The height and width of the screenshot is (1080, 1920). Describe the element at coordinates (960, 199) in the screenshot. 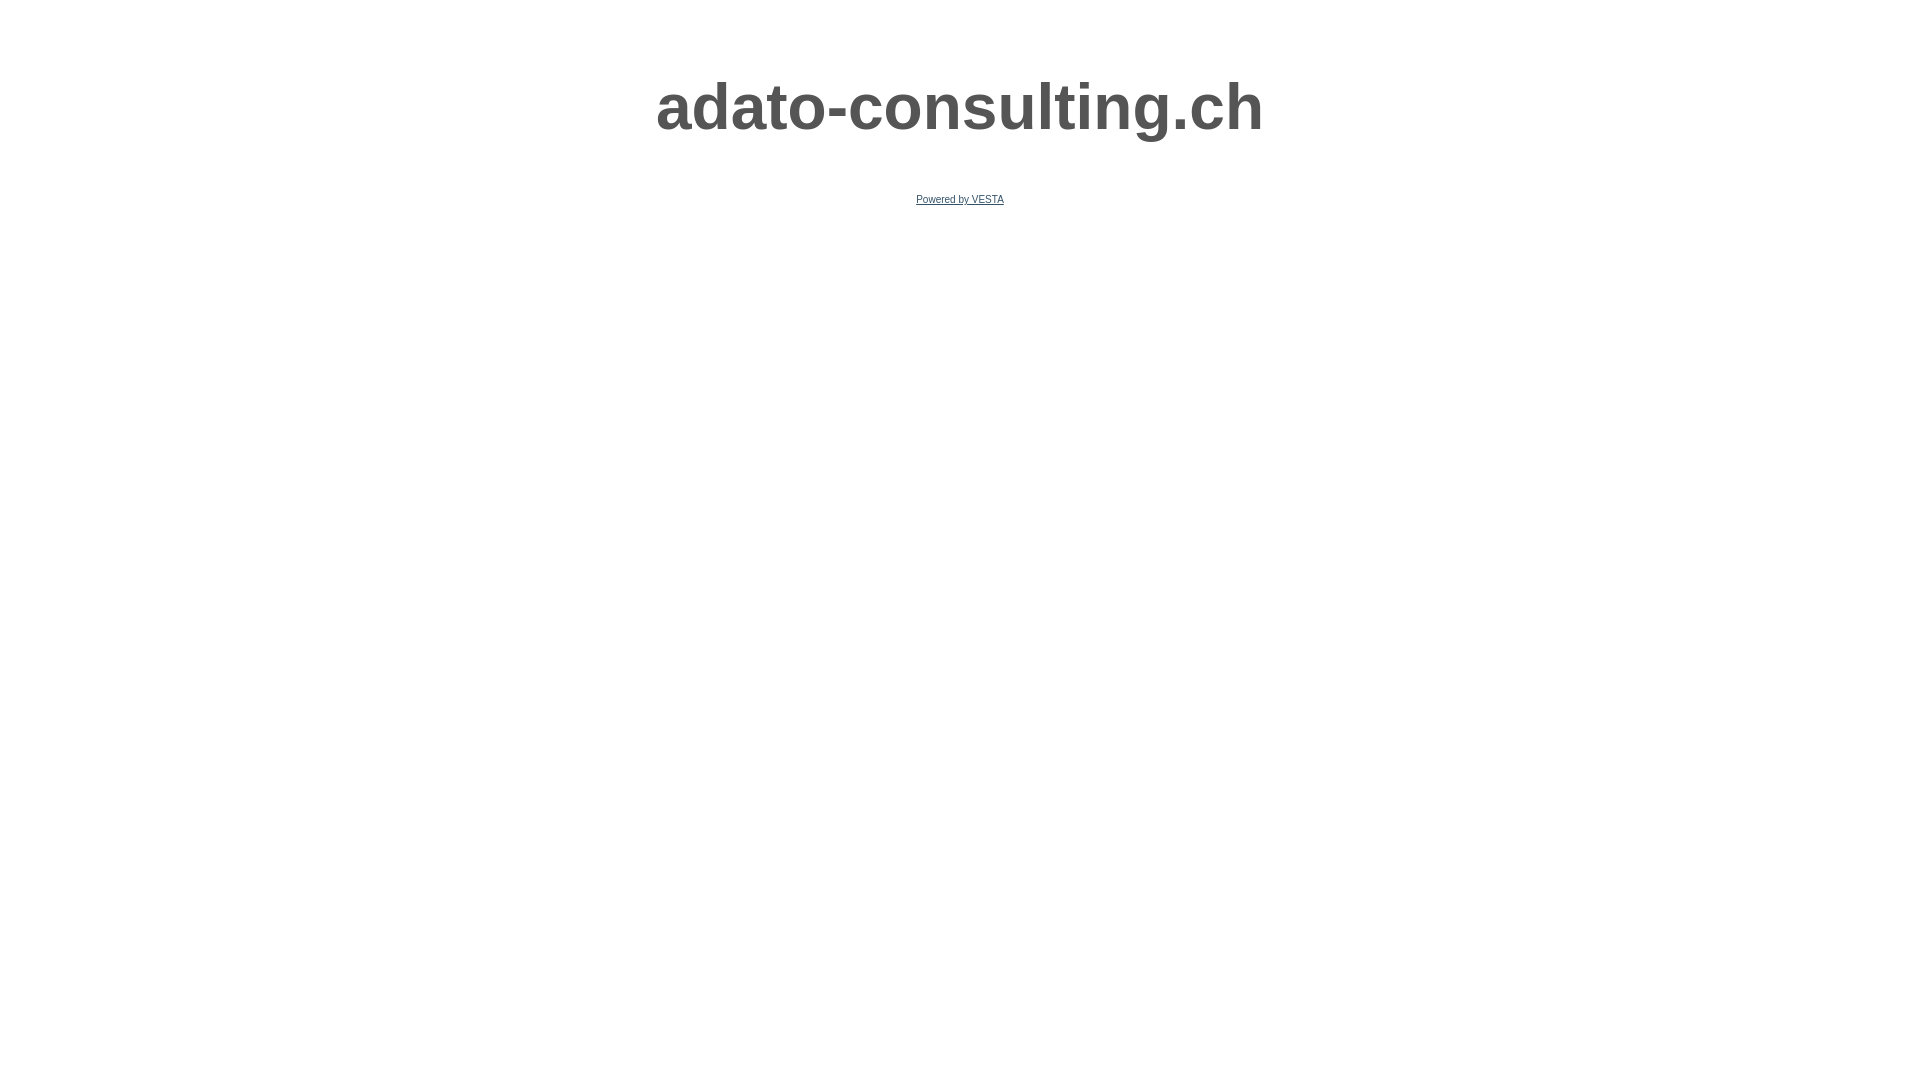

I see `'Powered by VESTA'` at that location.